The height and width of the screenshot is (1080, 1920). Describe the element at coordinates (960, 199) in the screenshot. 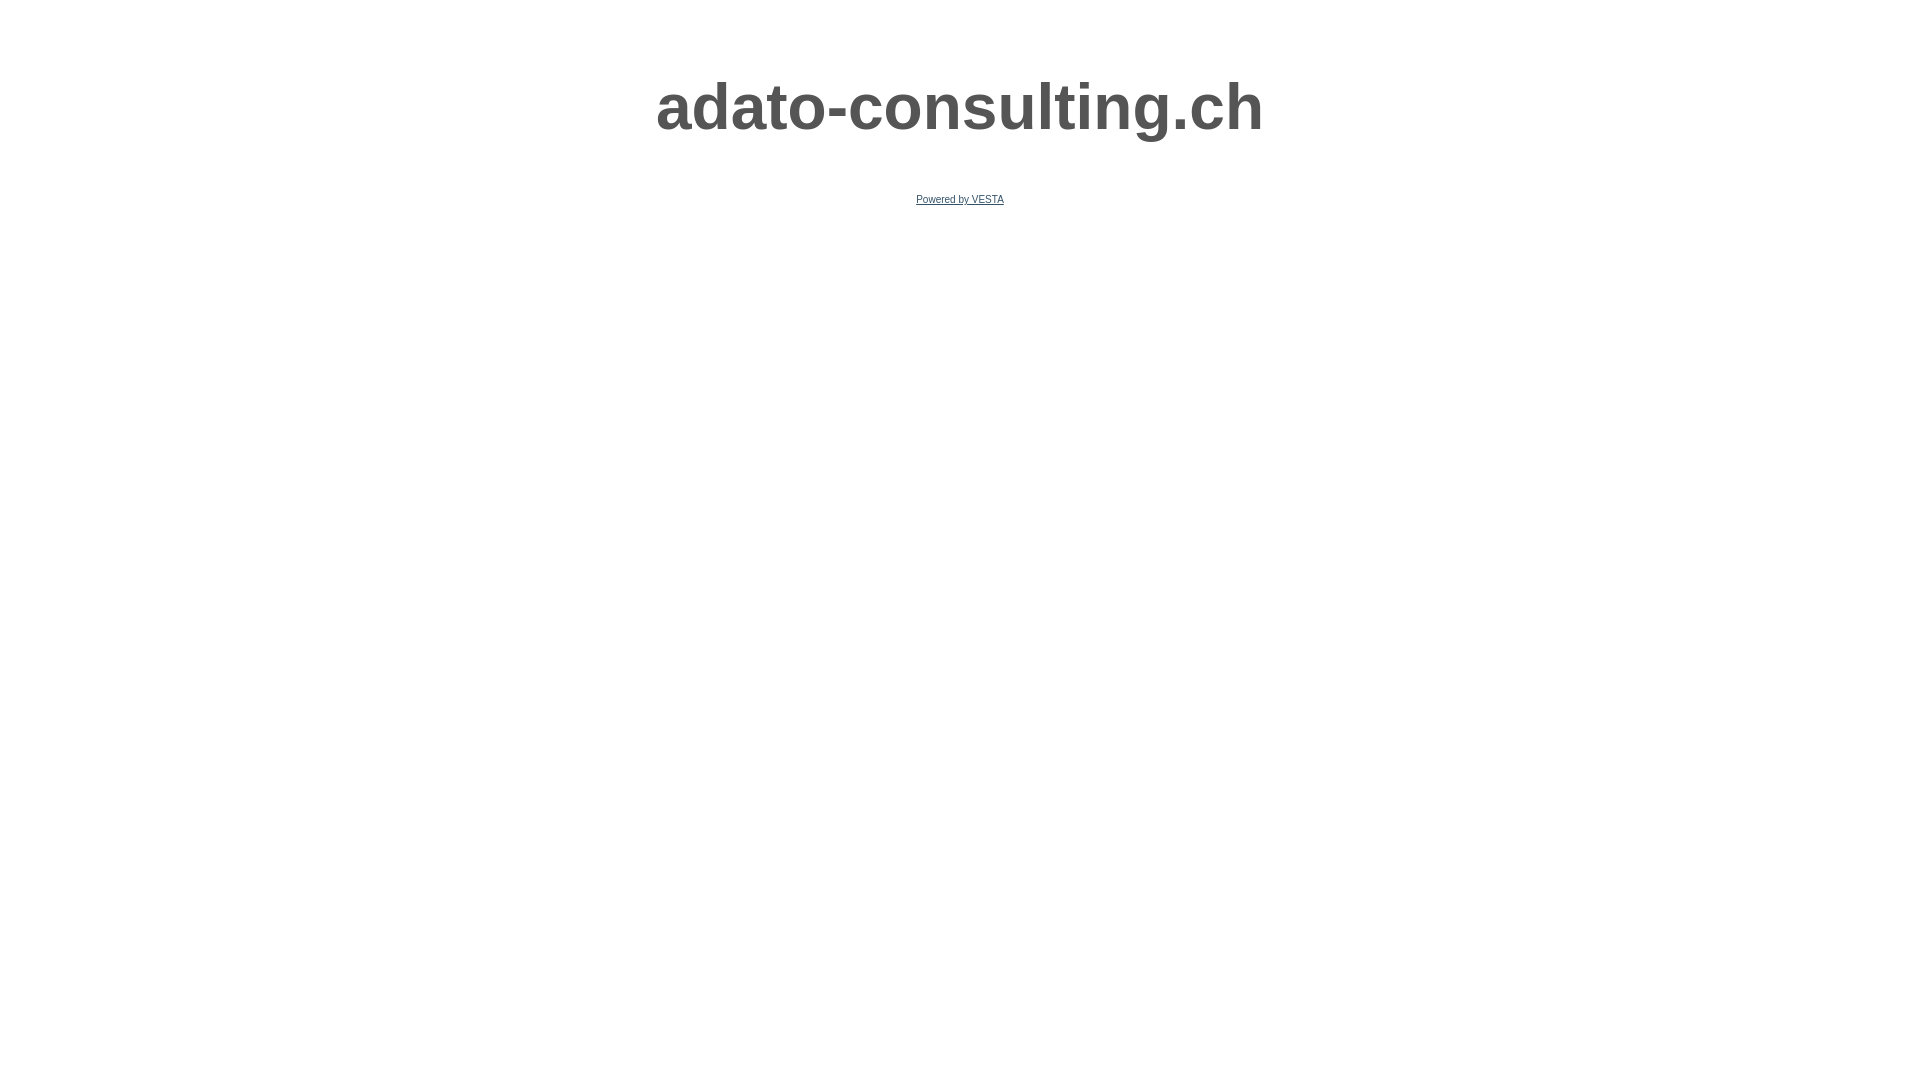

I see `'Powered by VESTA'` at that location.